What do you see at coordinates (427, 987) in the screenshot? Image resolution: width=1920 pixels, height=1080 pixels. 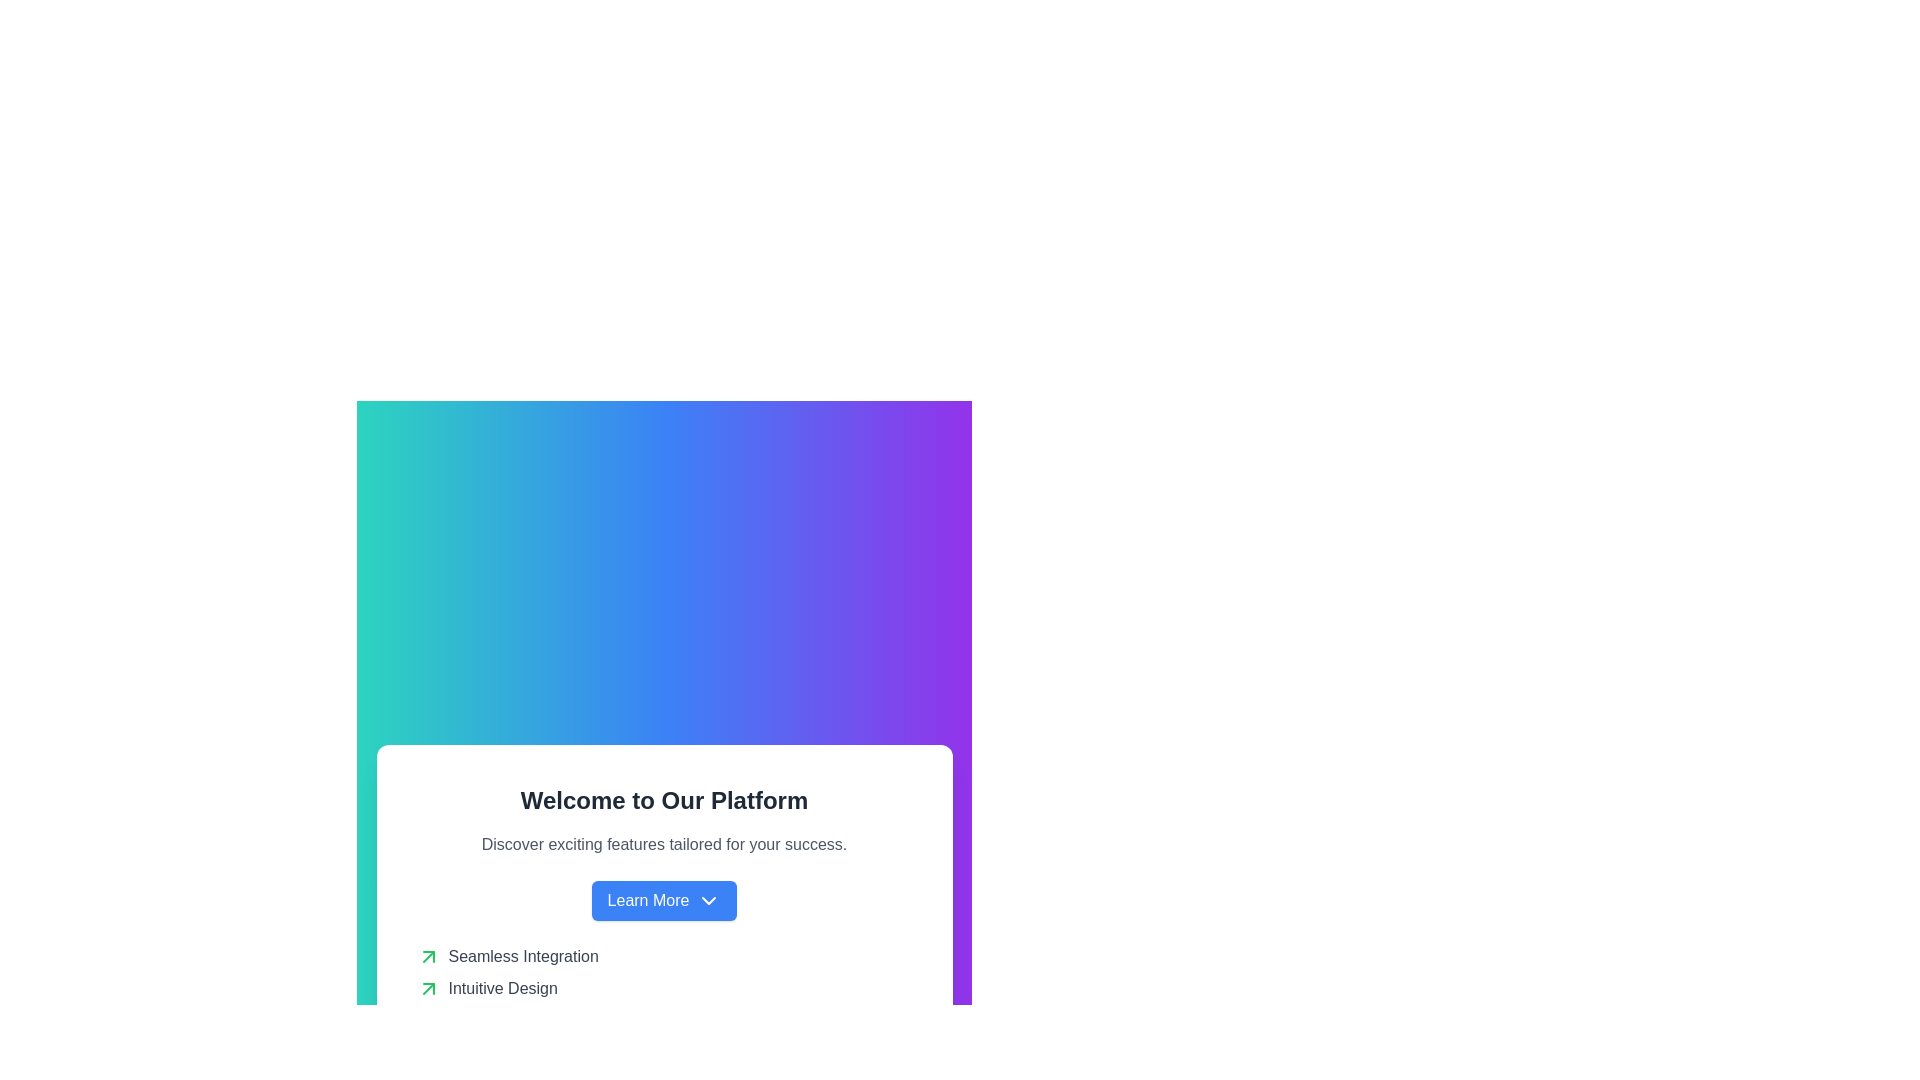 I see `the icon preceding the 'Intuitive Design' label to initiate an action` at bounding box center [427, 987].